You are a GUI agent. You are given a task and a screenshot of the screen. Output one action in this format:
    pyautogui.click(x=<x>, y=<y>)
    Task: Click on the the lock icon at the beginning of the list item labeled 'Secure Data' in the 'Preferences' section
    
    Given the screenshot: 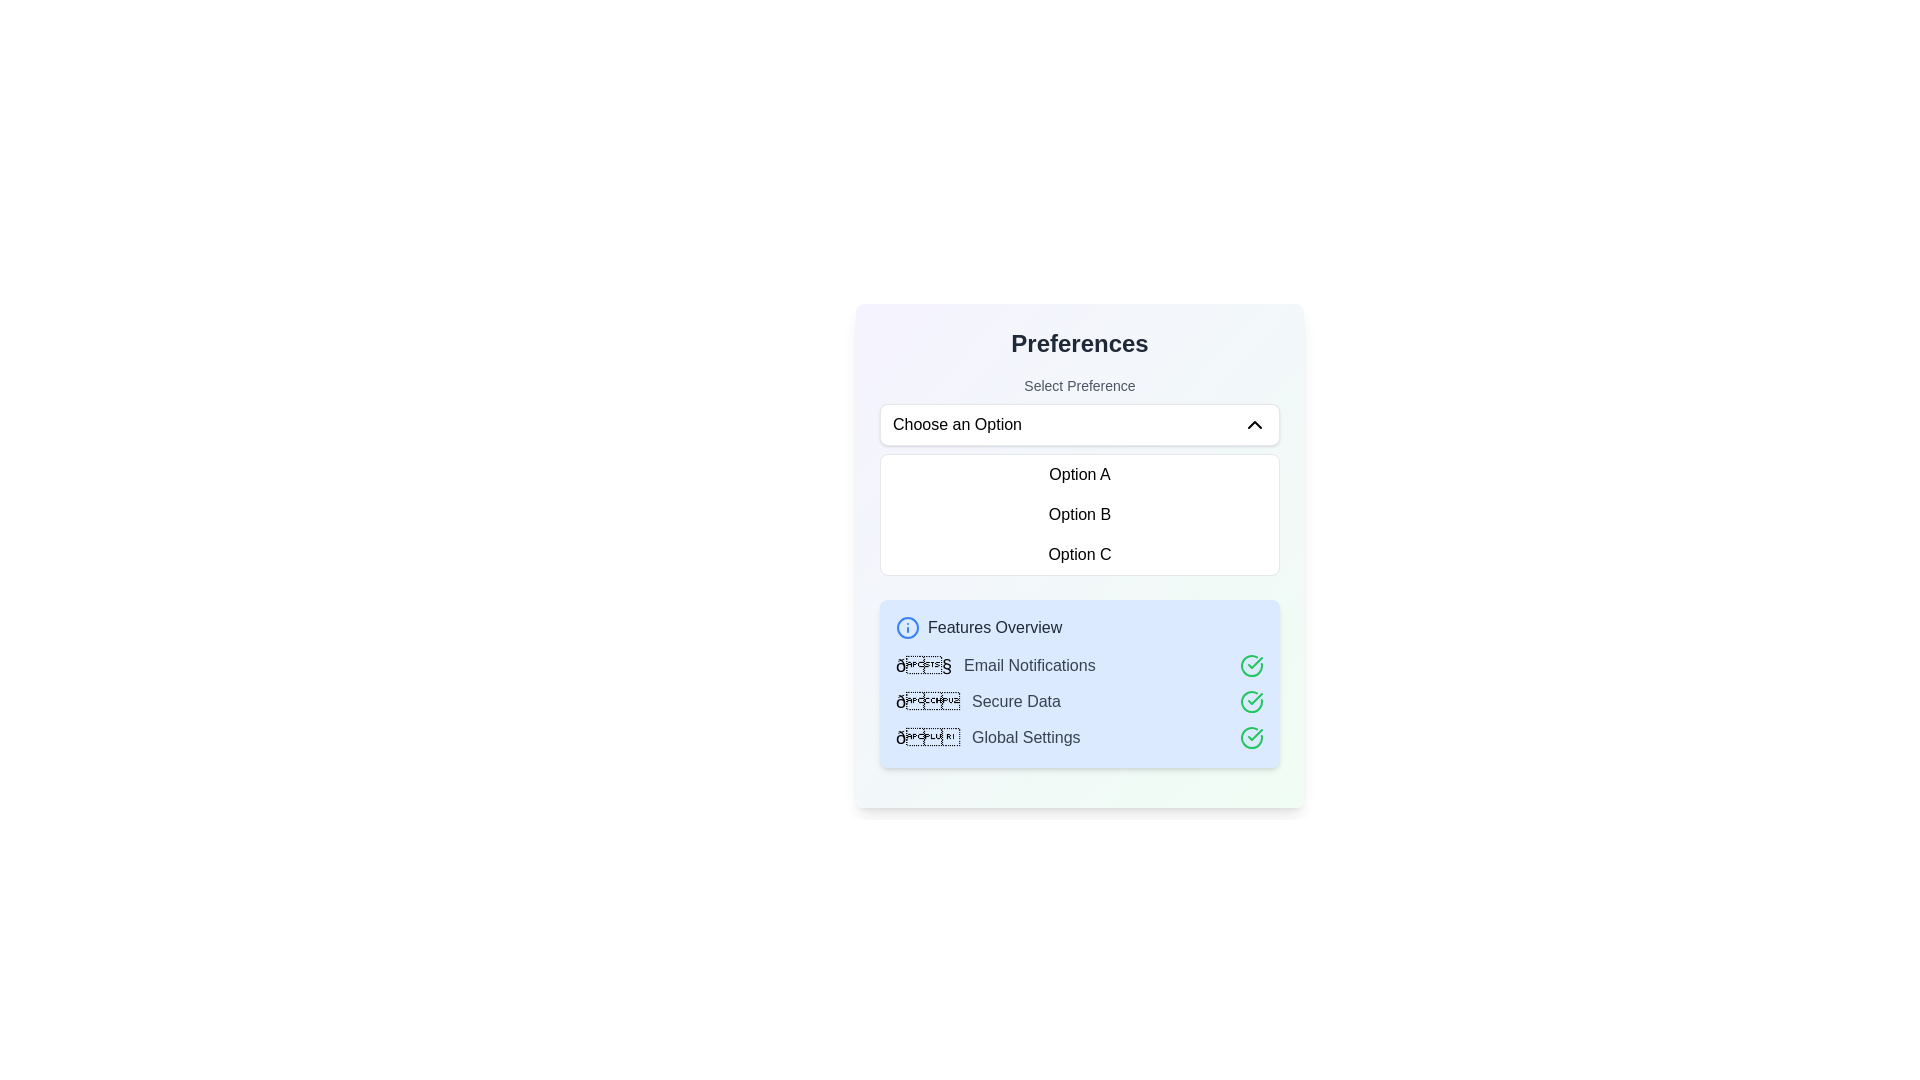 What is the action you would take?
    pyautogui.click(x=926, y=701)
    